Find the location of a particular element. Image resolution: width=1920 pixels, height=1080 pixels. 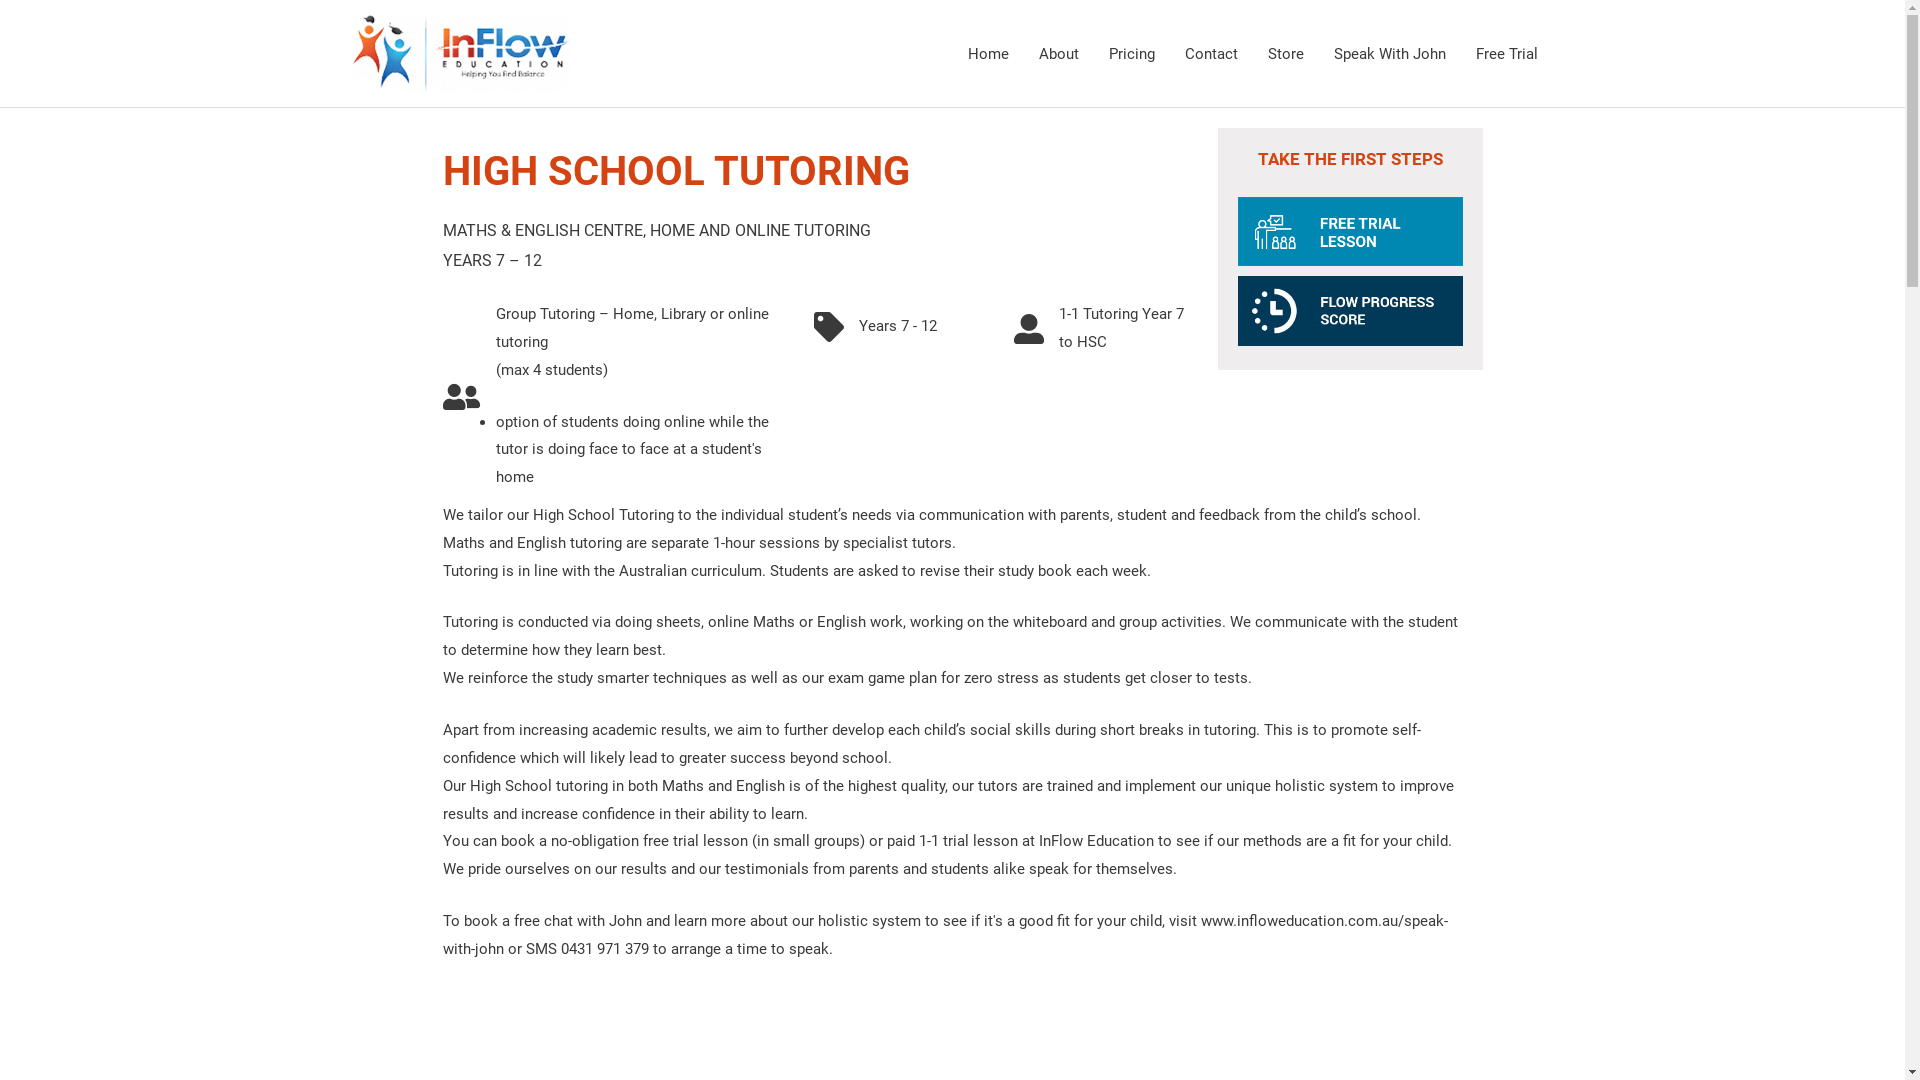

'freeclass' is located at coordinates (1350, 230).